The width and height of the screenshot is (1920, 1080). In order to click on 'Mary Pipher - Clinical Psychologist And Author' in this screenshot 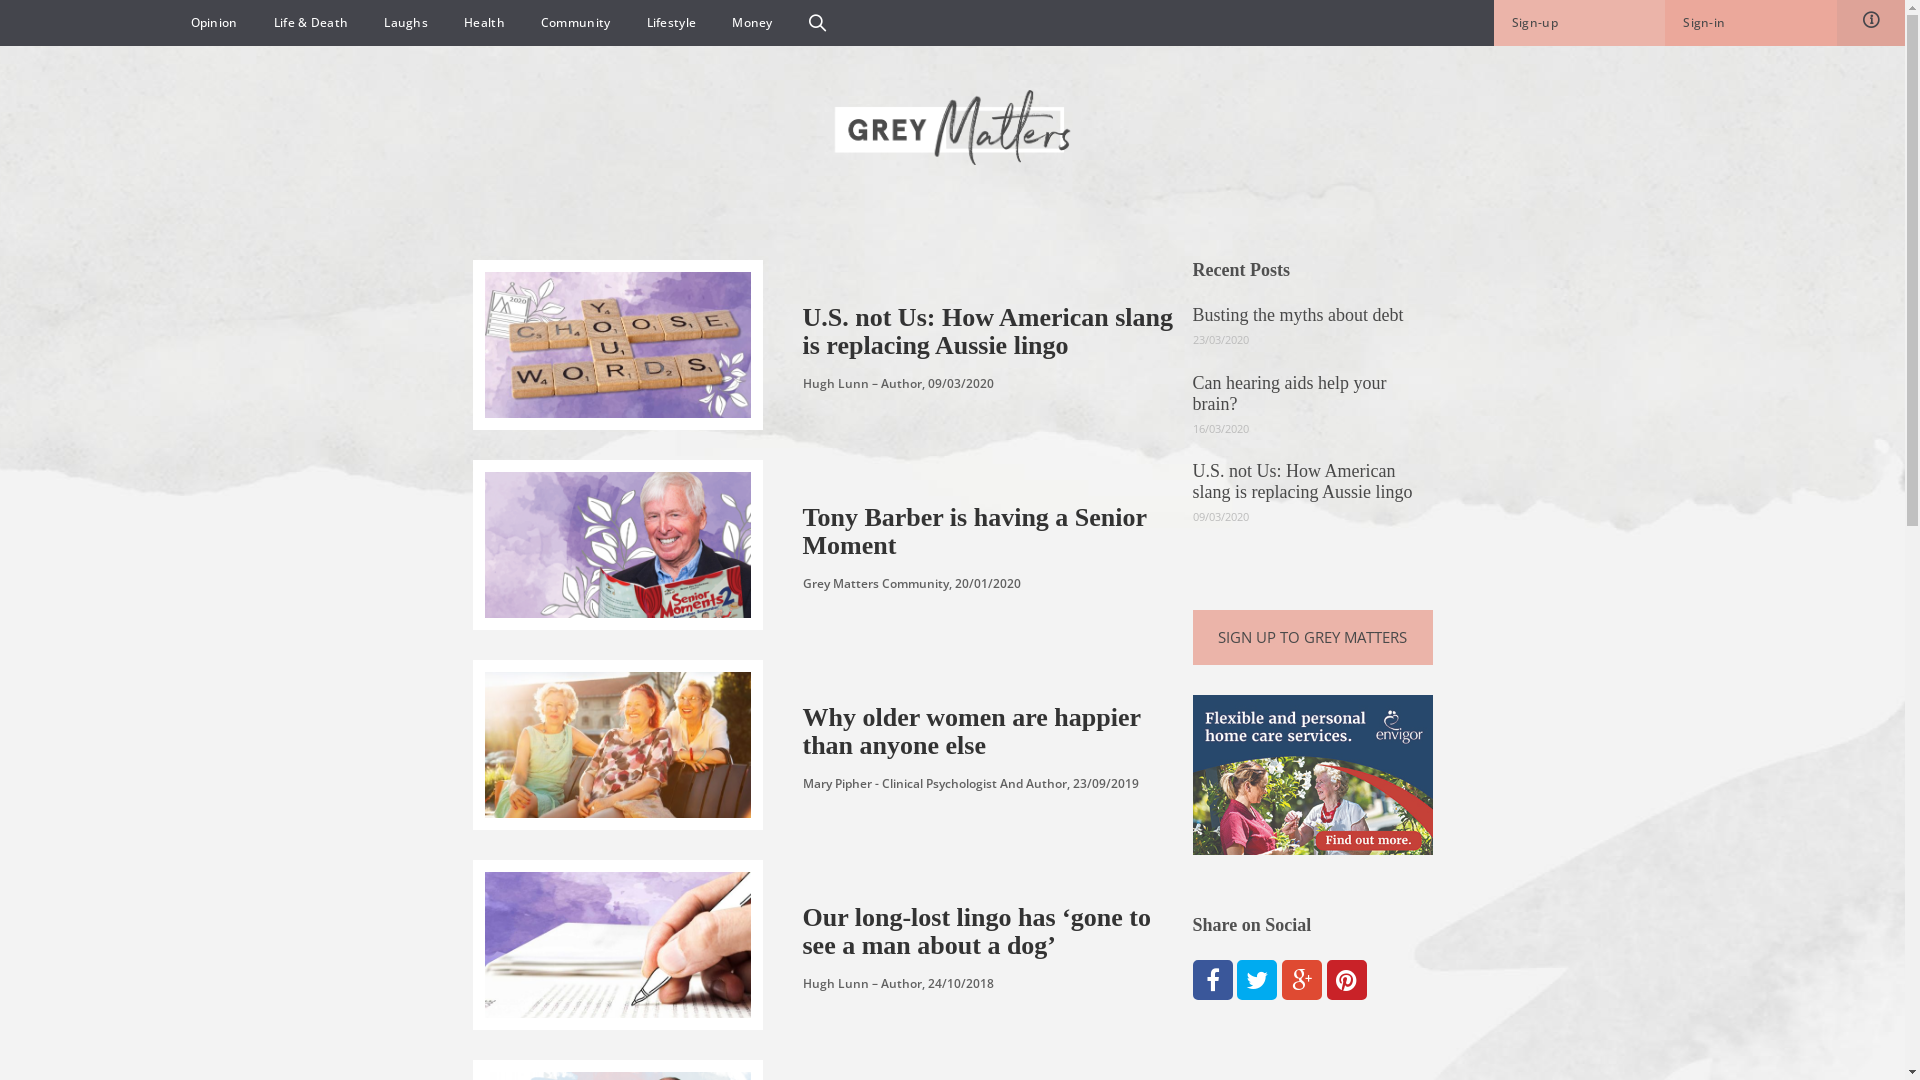, I will do `click(933, 782)`.